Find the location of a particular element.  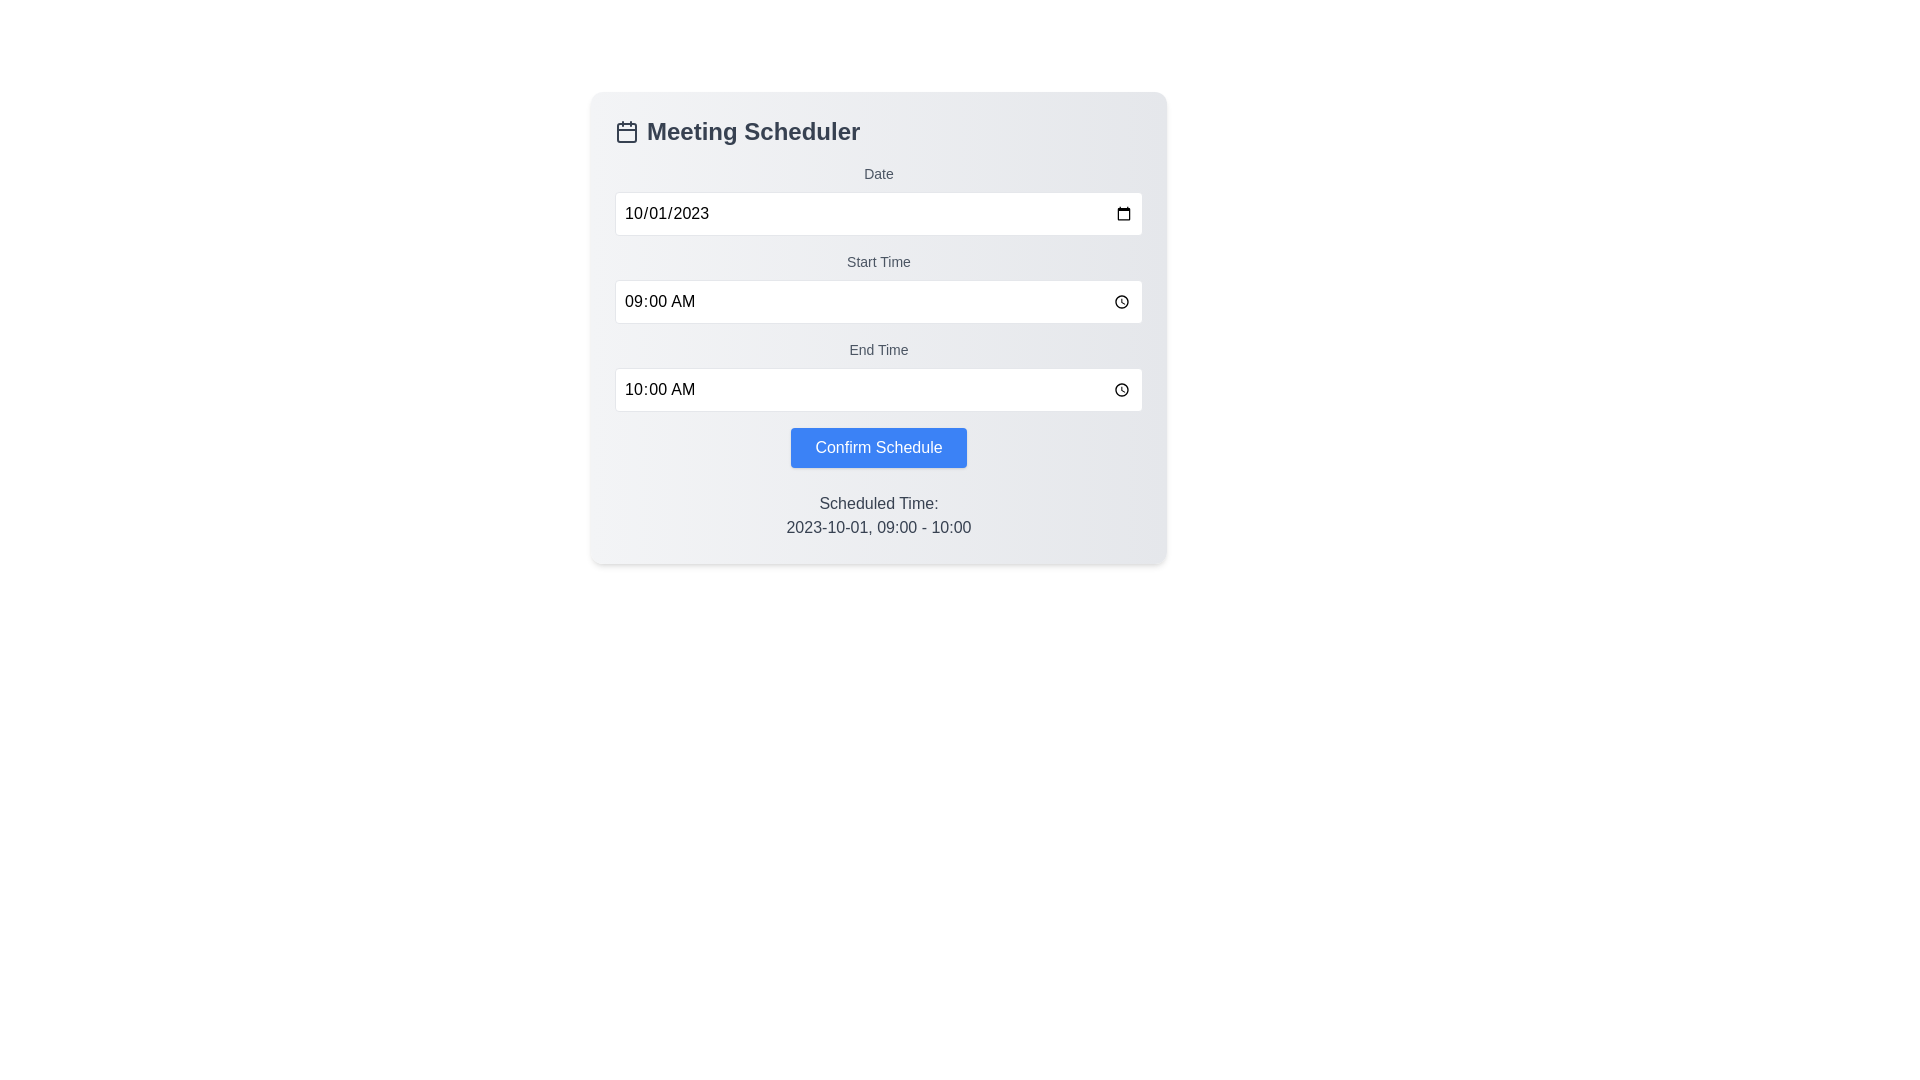

the rectangular graphical component with slightly rounded corners located within the calendar icon next to the 'Meeting Scheduler' text is located at coordinates (626, 132).